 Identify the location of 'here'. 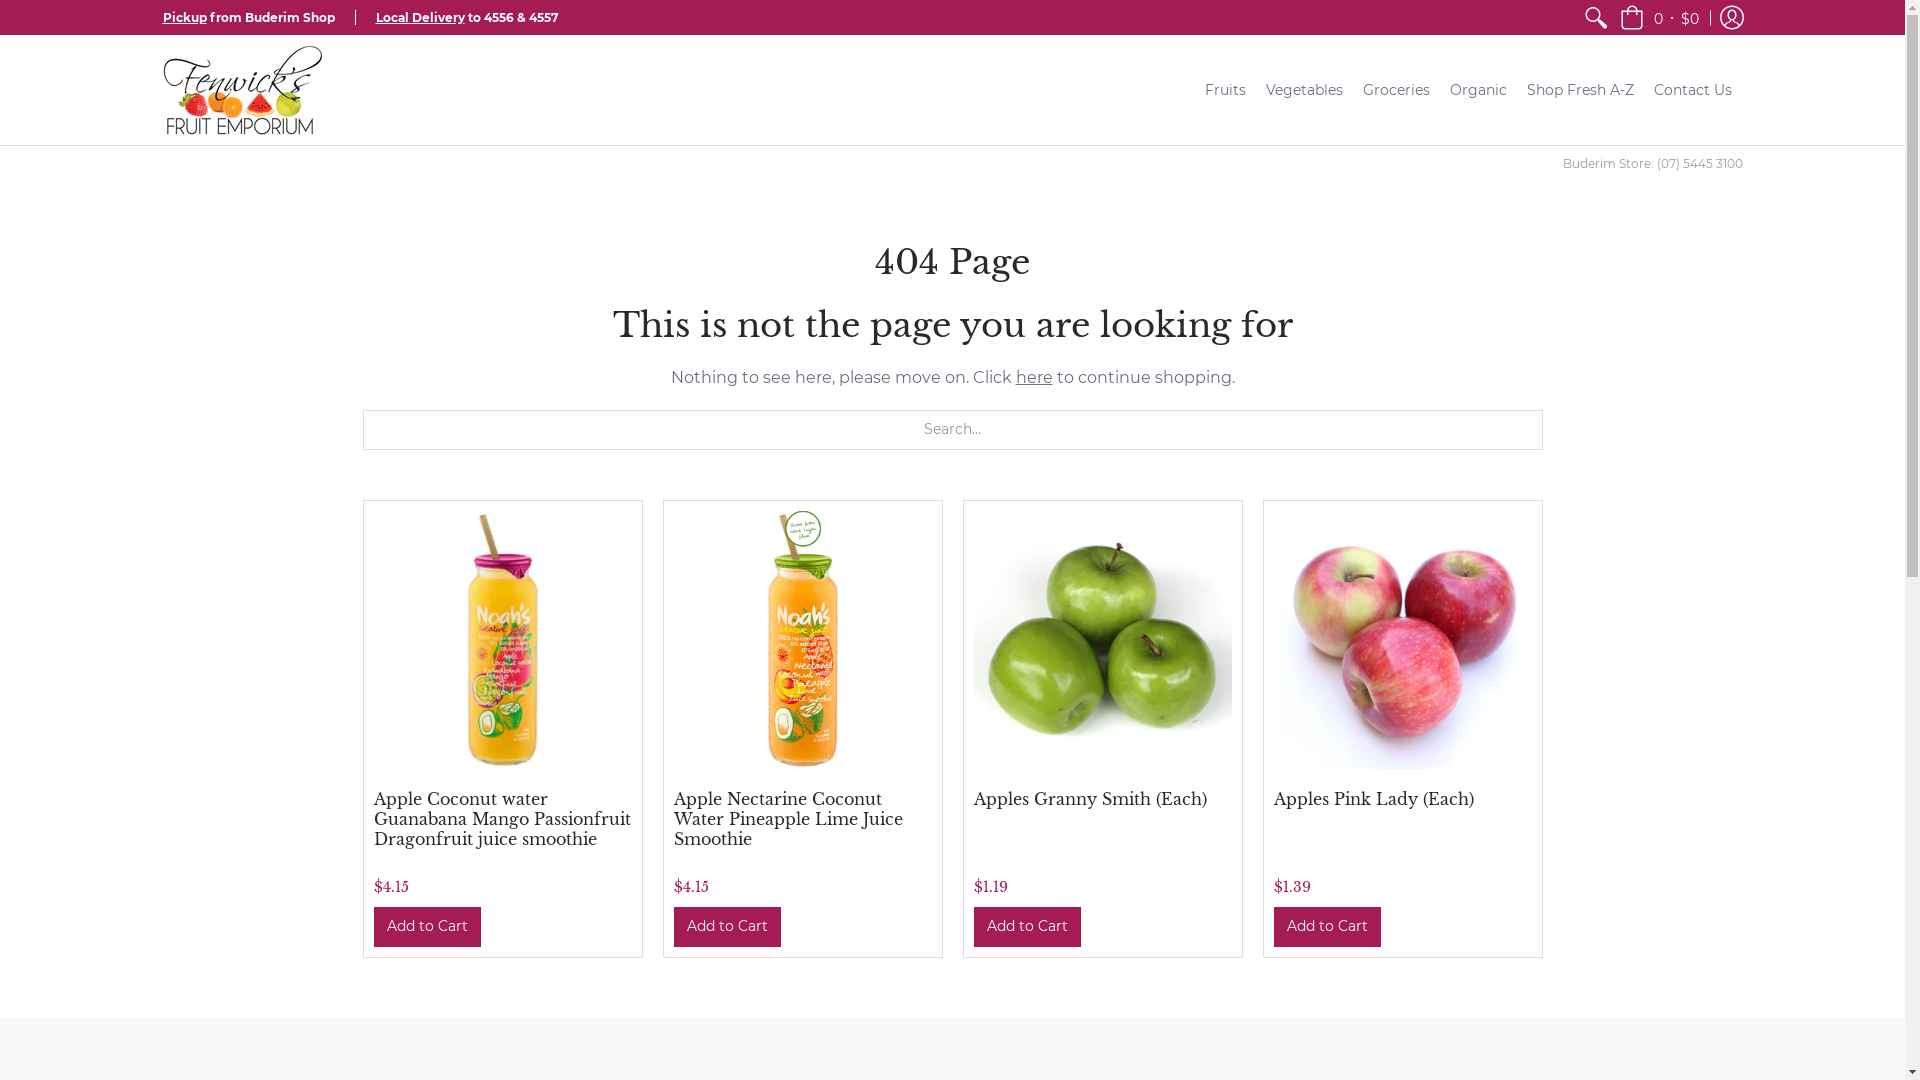
(1016, 377).